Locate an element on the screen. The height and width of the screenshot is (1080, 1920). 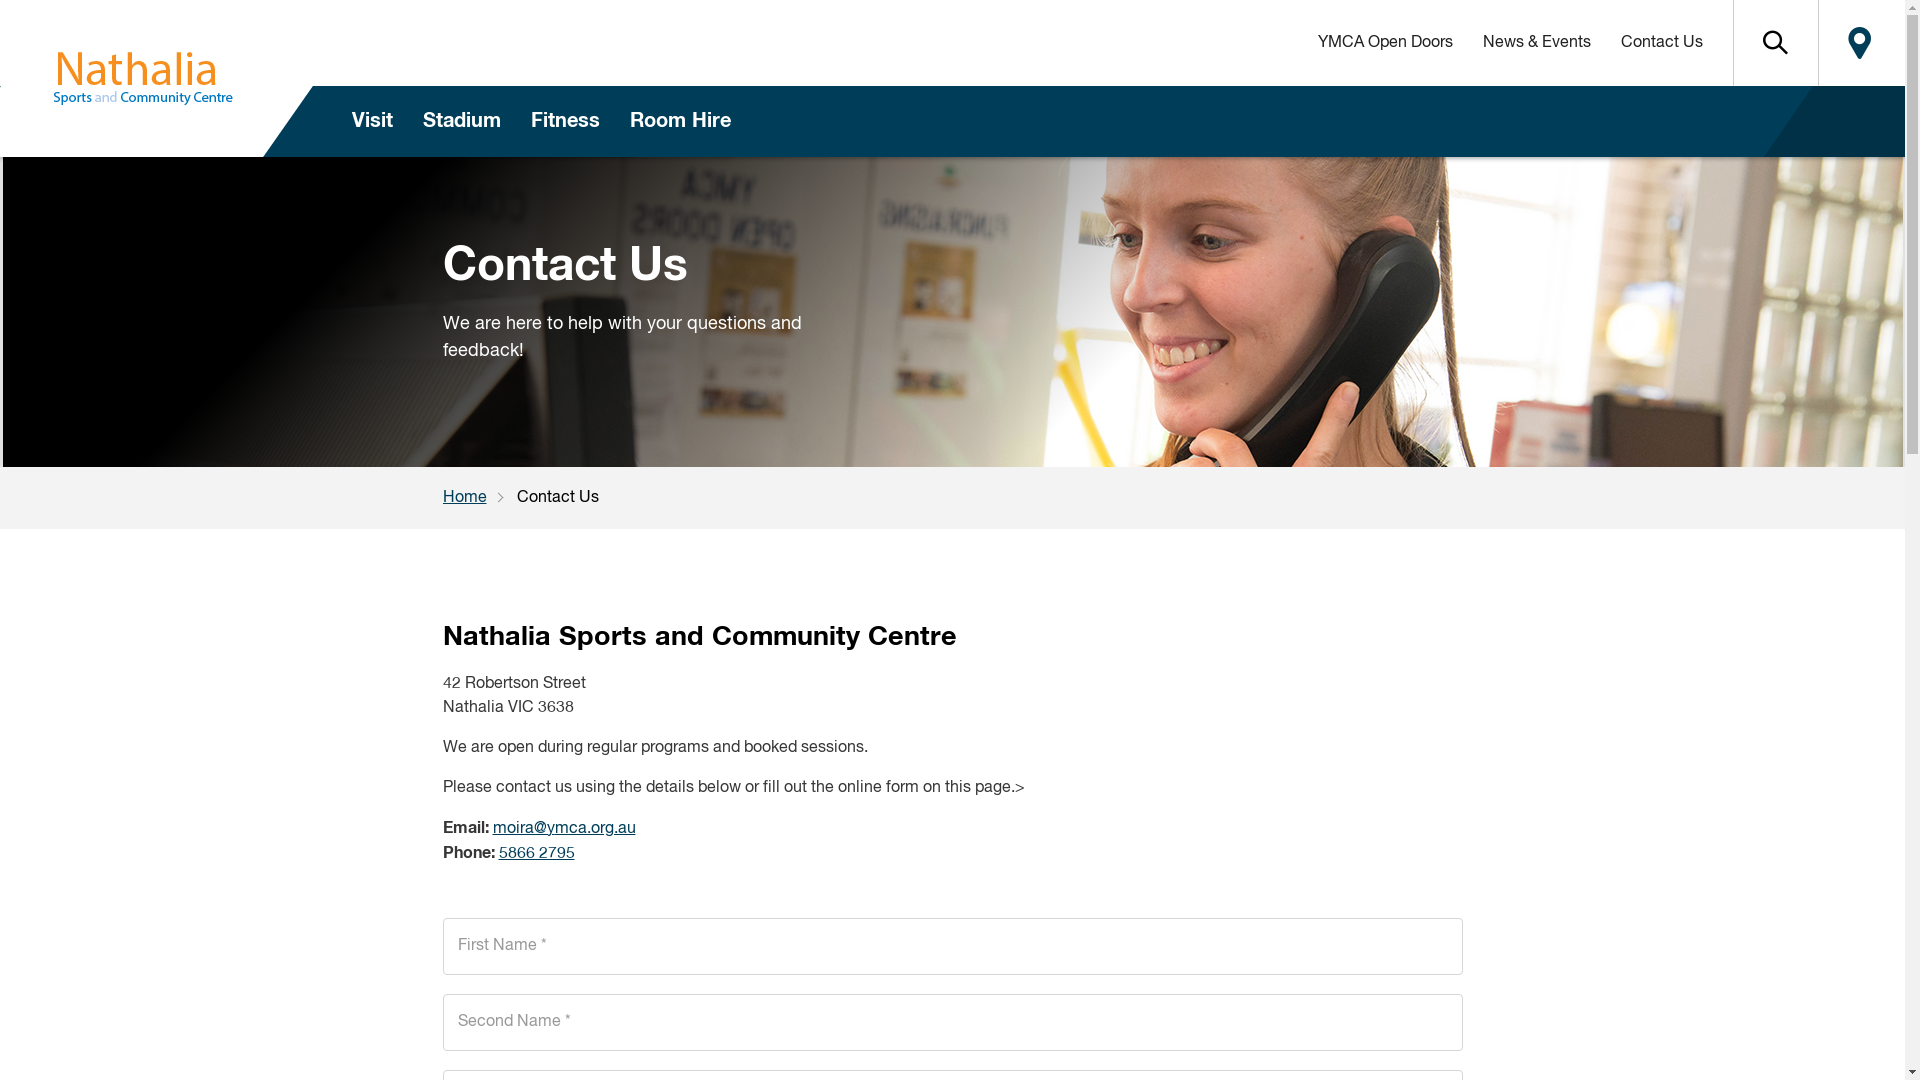
'Contact Us' is located at coordinates (1661, 42).